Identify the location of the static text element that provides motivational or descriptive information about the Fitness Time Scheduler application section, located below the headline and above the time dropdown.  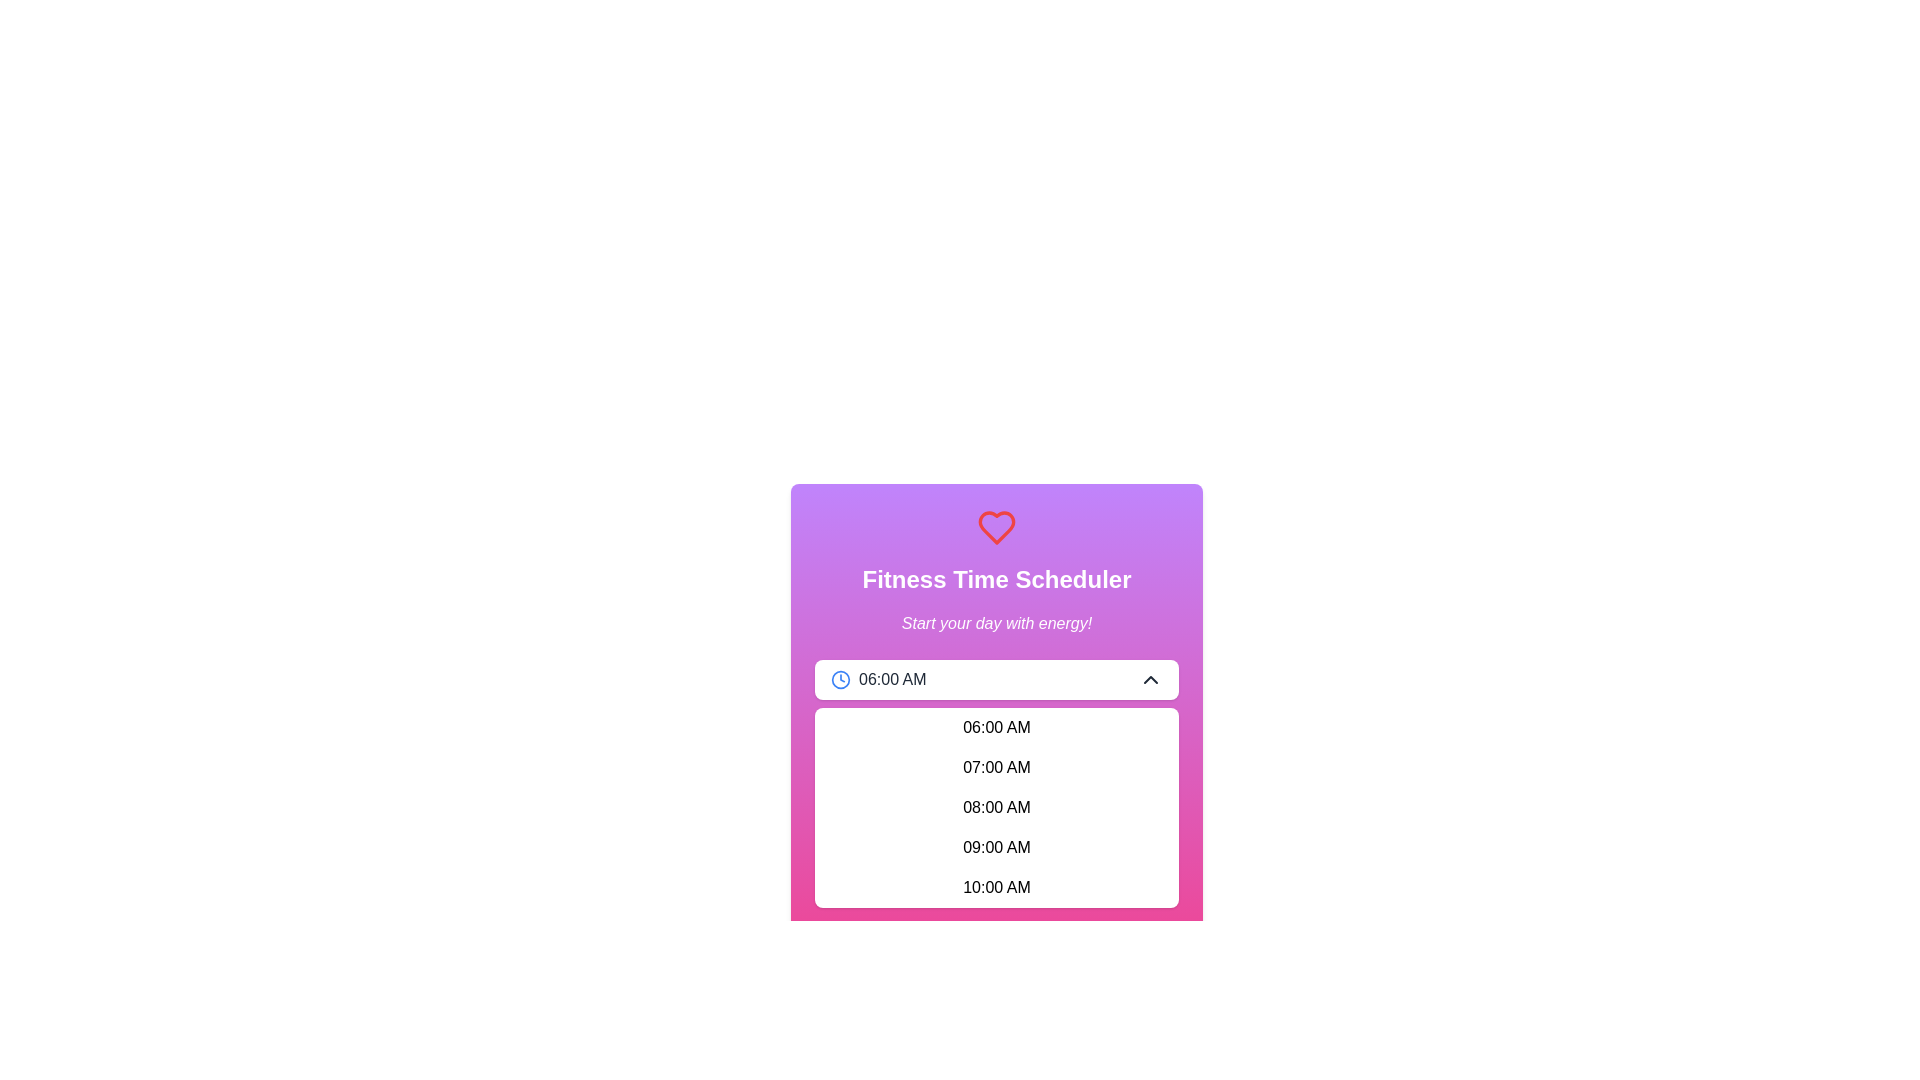
(997, 623).